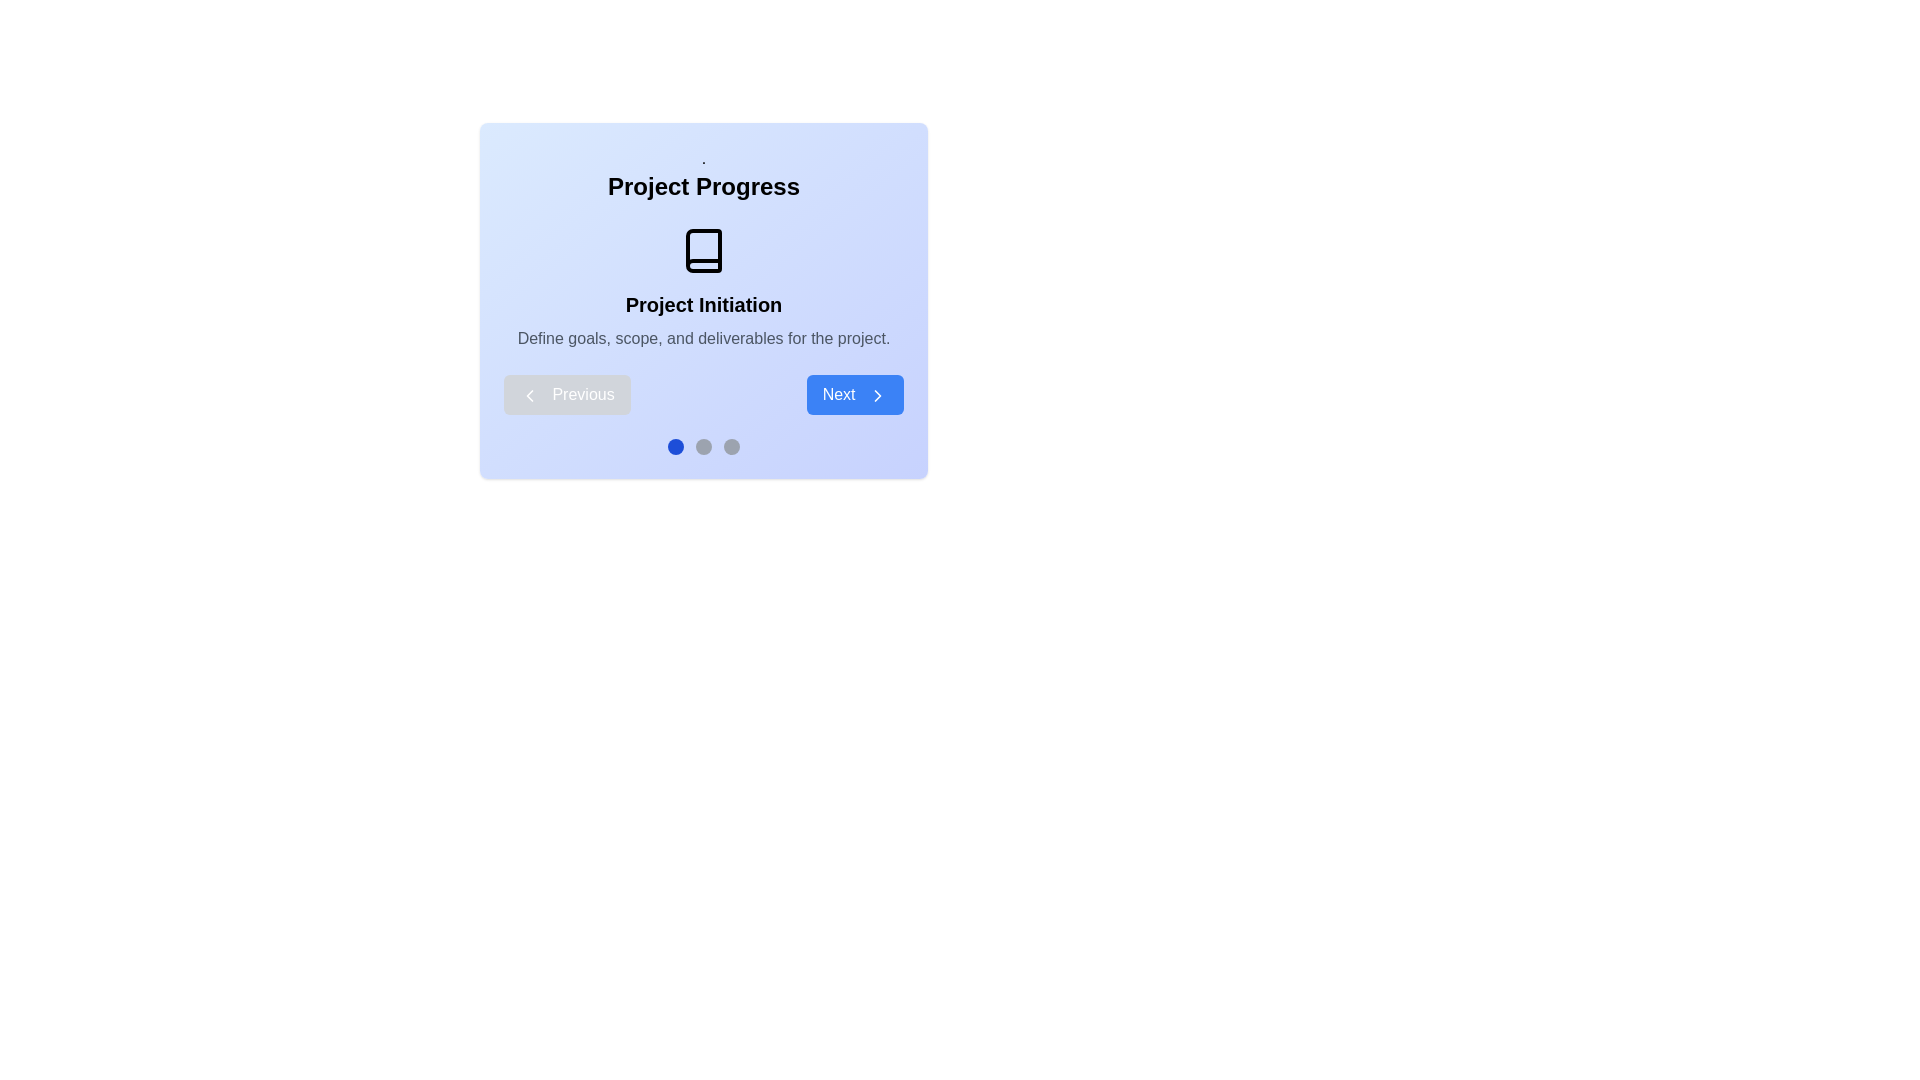 This screenshot has height=1080, width=1920. What do you see at coordinates (565, 394) in the screenshot?
I see `the 'Previous' button, which has a blue background, white text, and a left-chevron icon` at bounding box center [565, 394].